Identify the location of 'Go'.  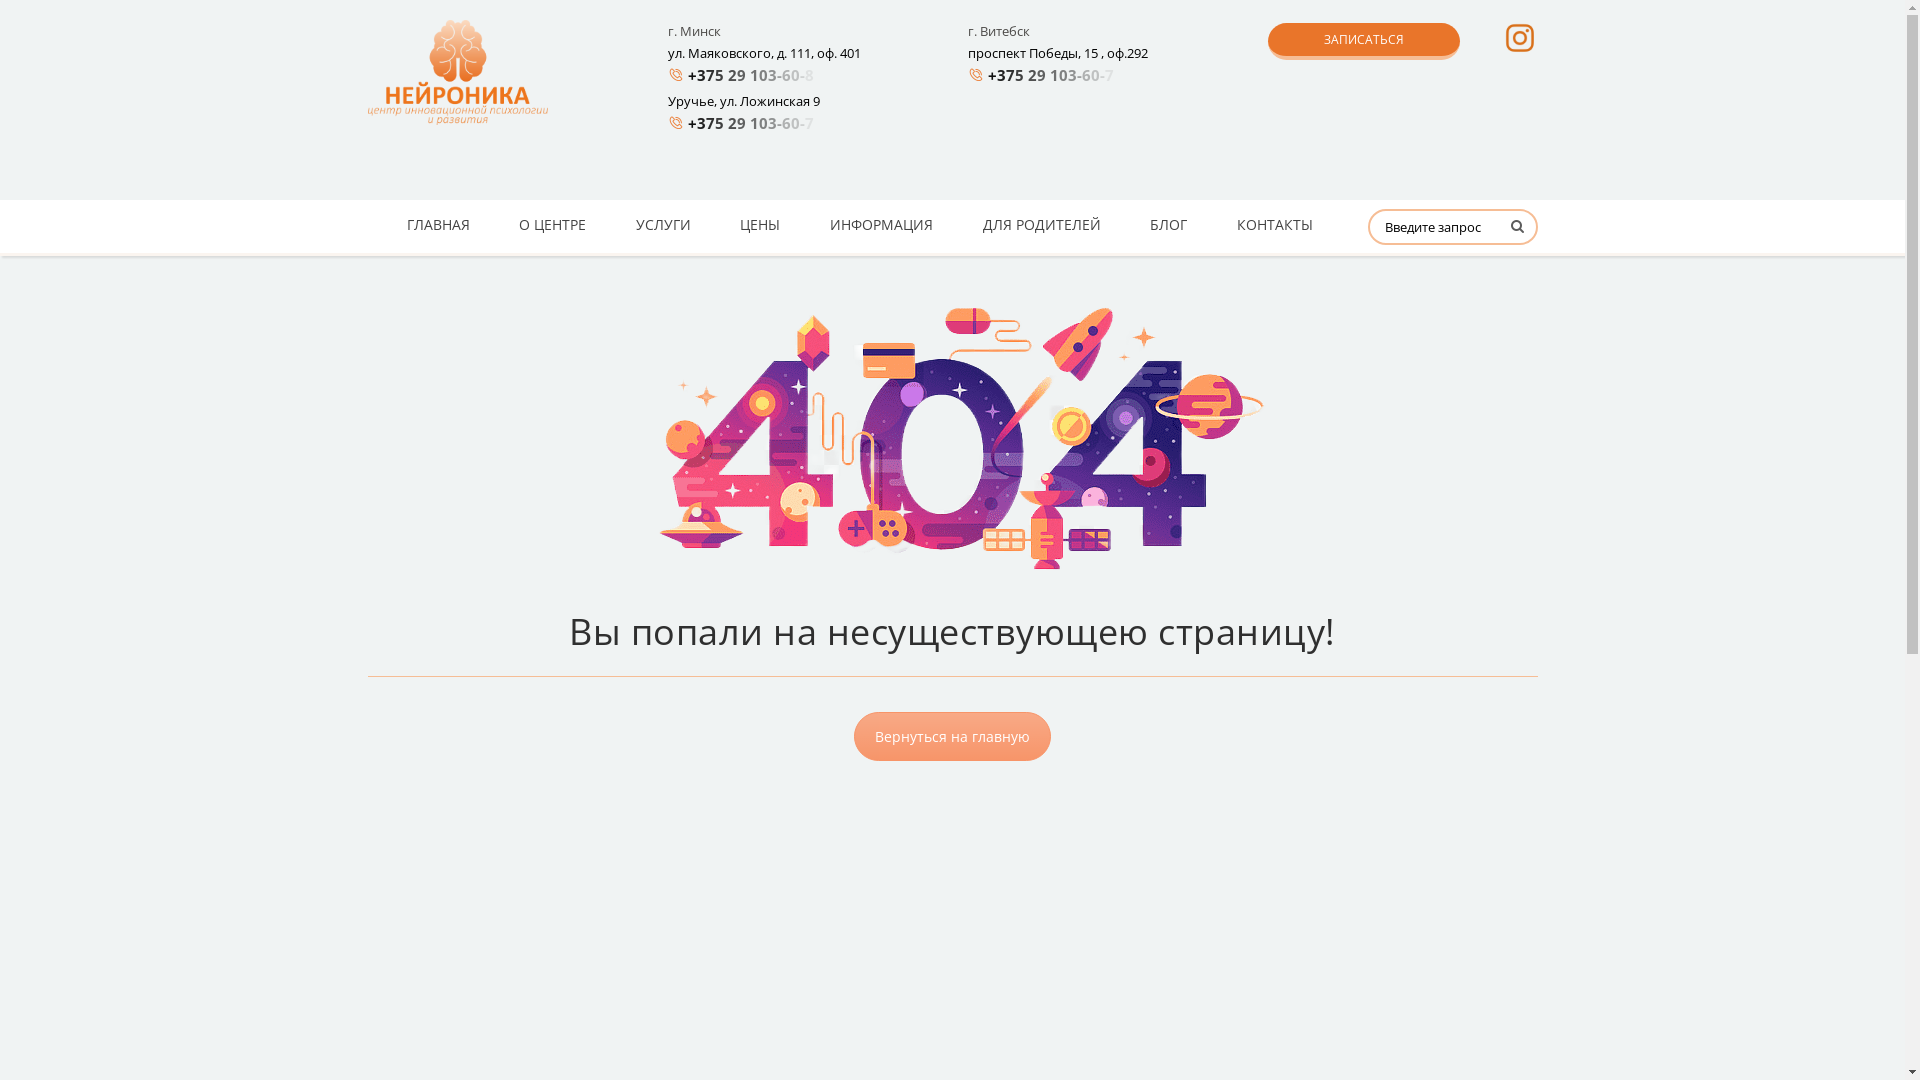
(1492, 233).